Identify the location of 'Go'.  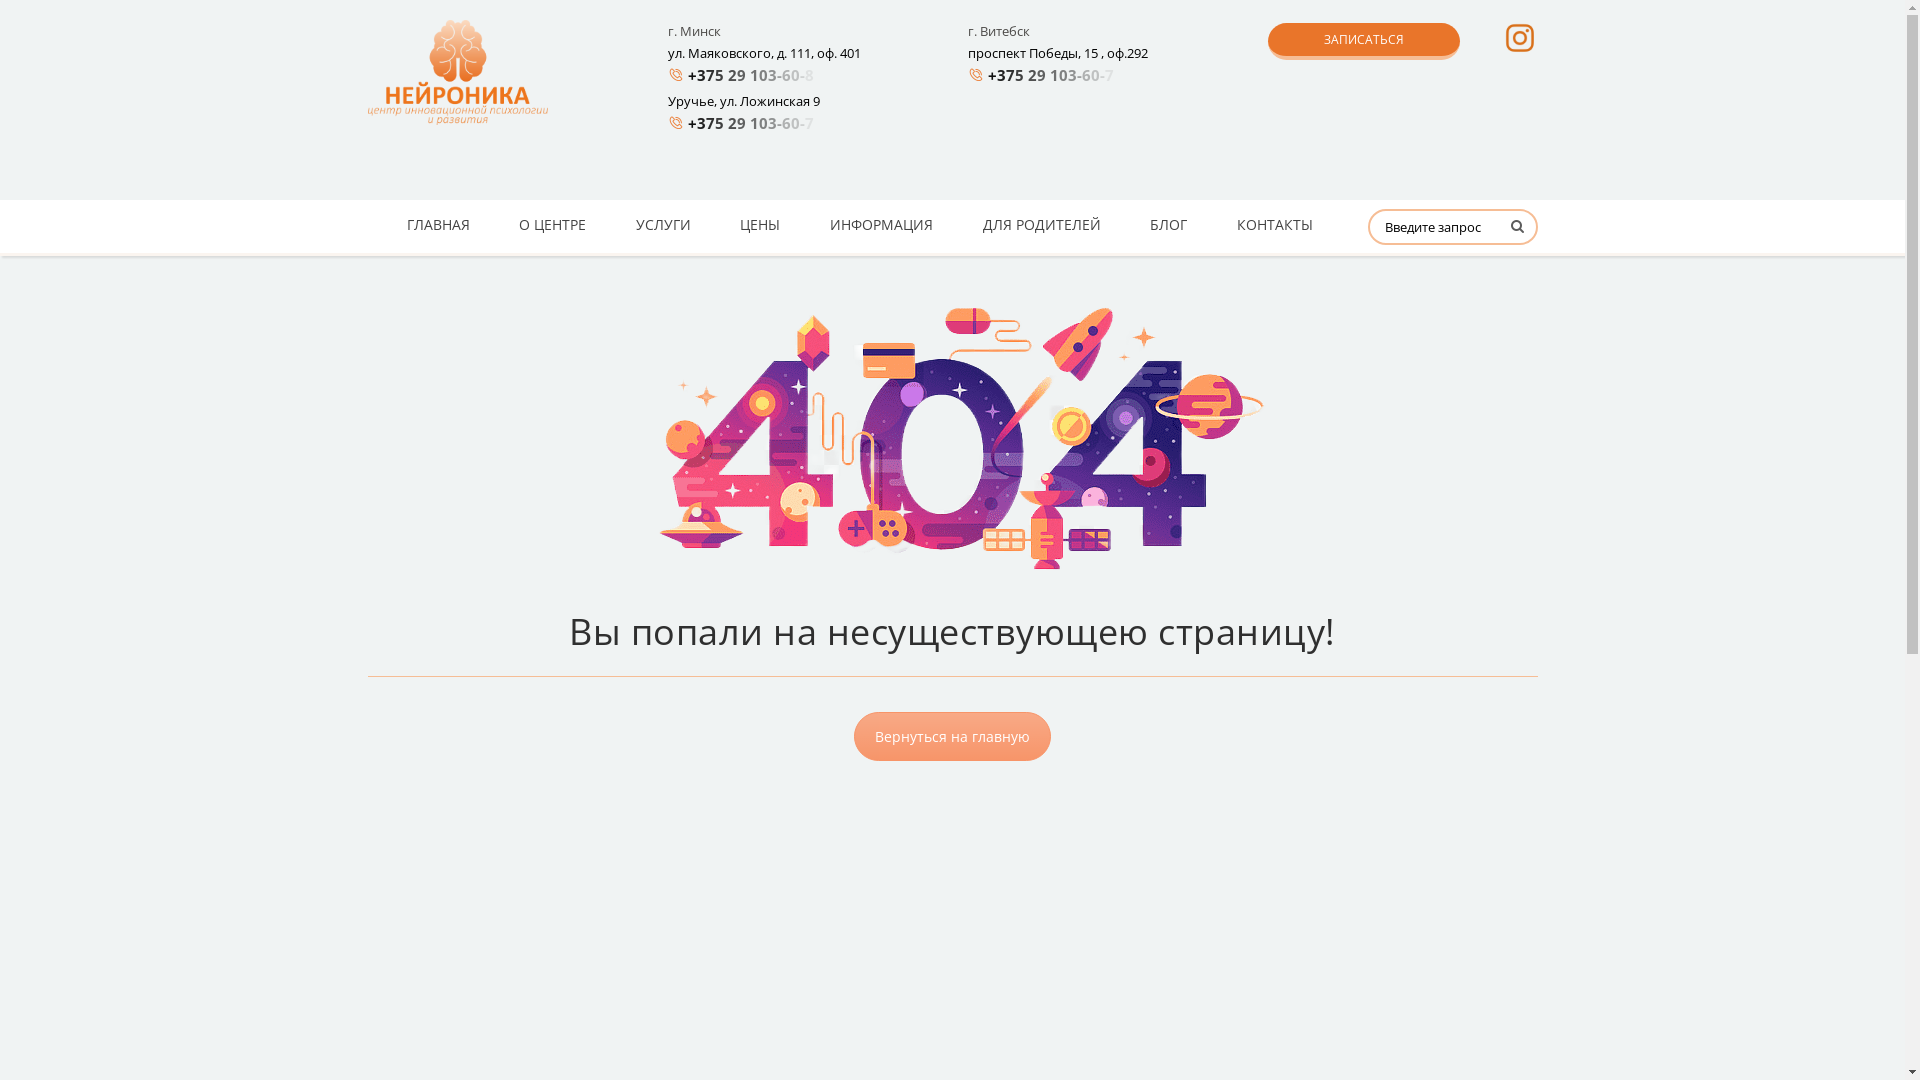
(1492, 233).